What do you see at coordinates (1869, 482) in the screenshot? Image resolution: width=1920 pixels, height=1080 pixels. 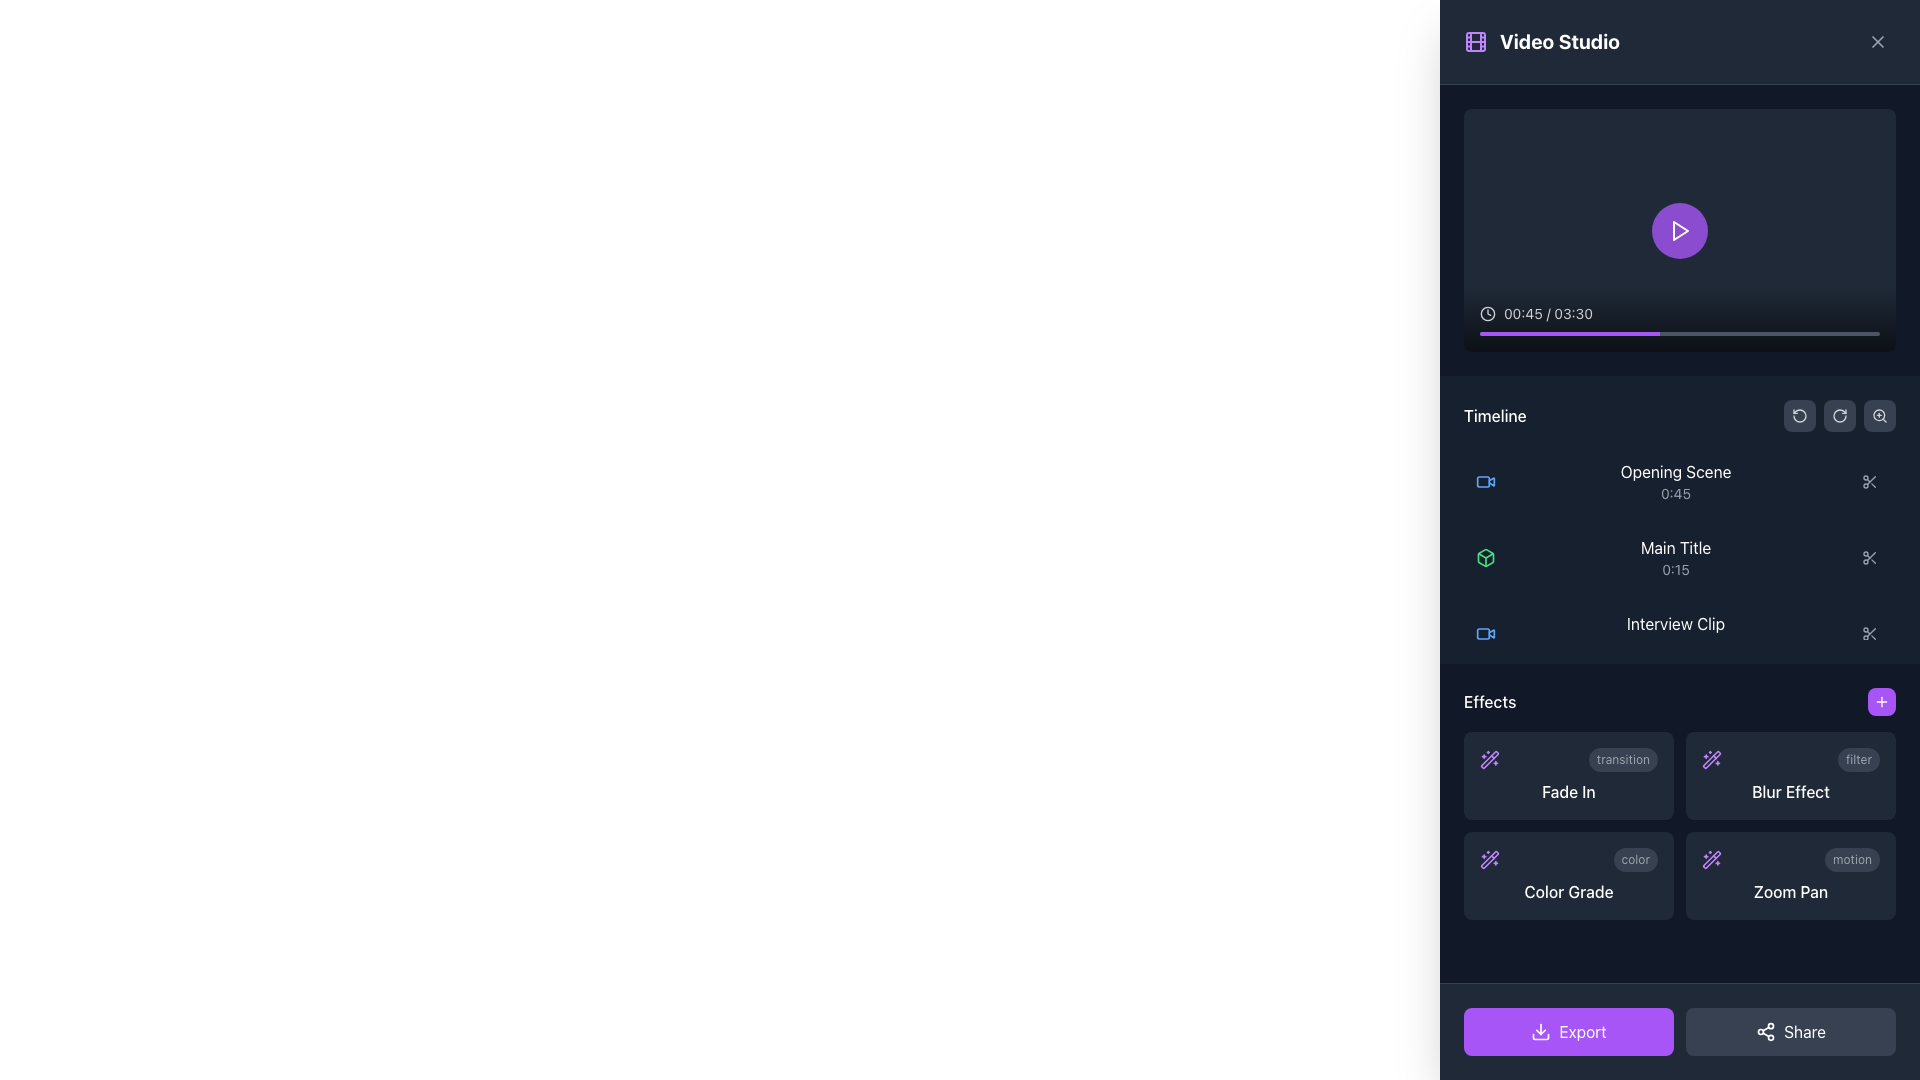 I see `the button located at the far right of the 'Opening Scene' row in the timeline section` at bounding box center [1869, 482].